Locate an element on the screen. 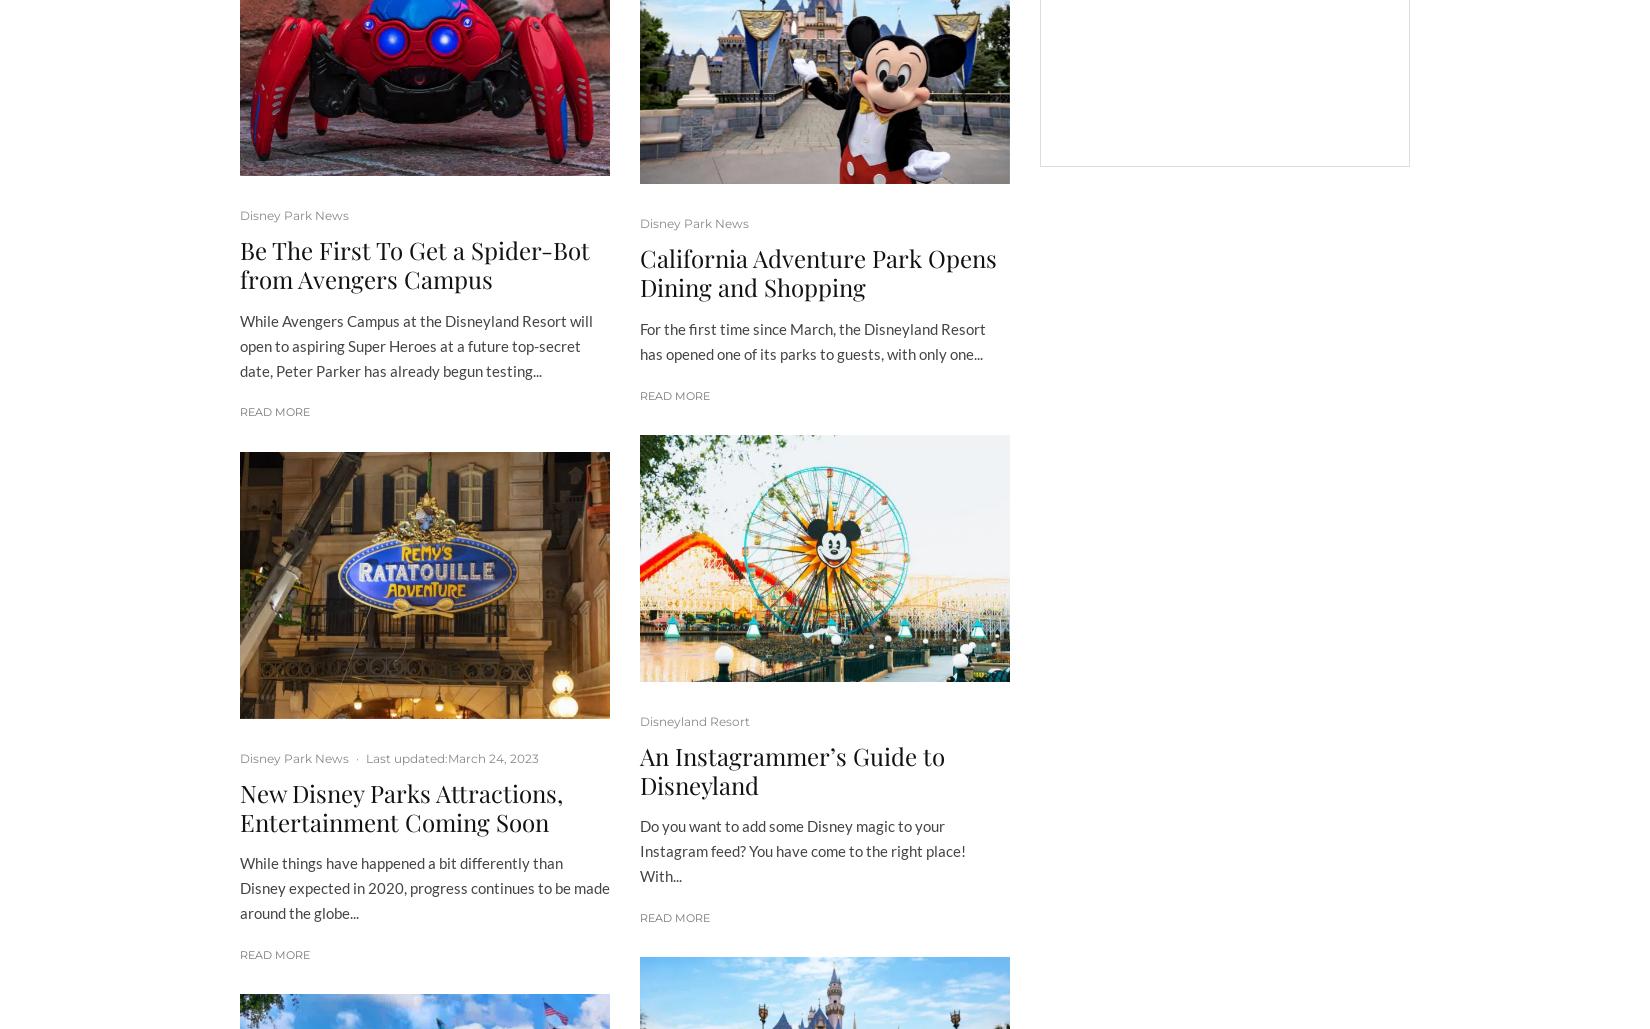 This screenshot has height=1029, width=1650. 'March 24, 2023' is located at coordinates (446, 757).